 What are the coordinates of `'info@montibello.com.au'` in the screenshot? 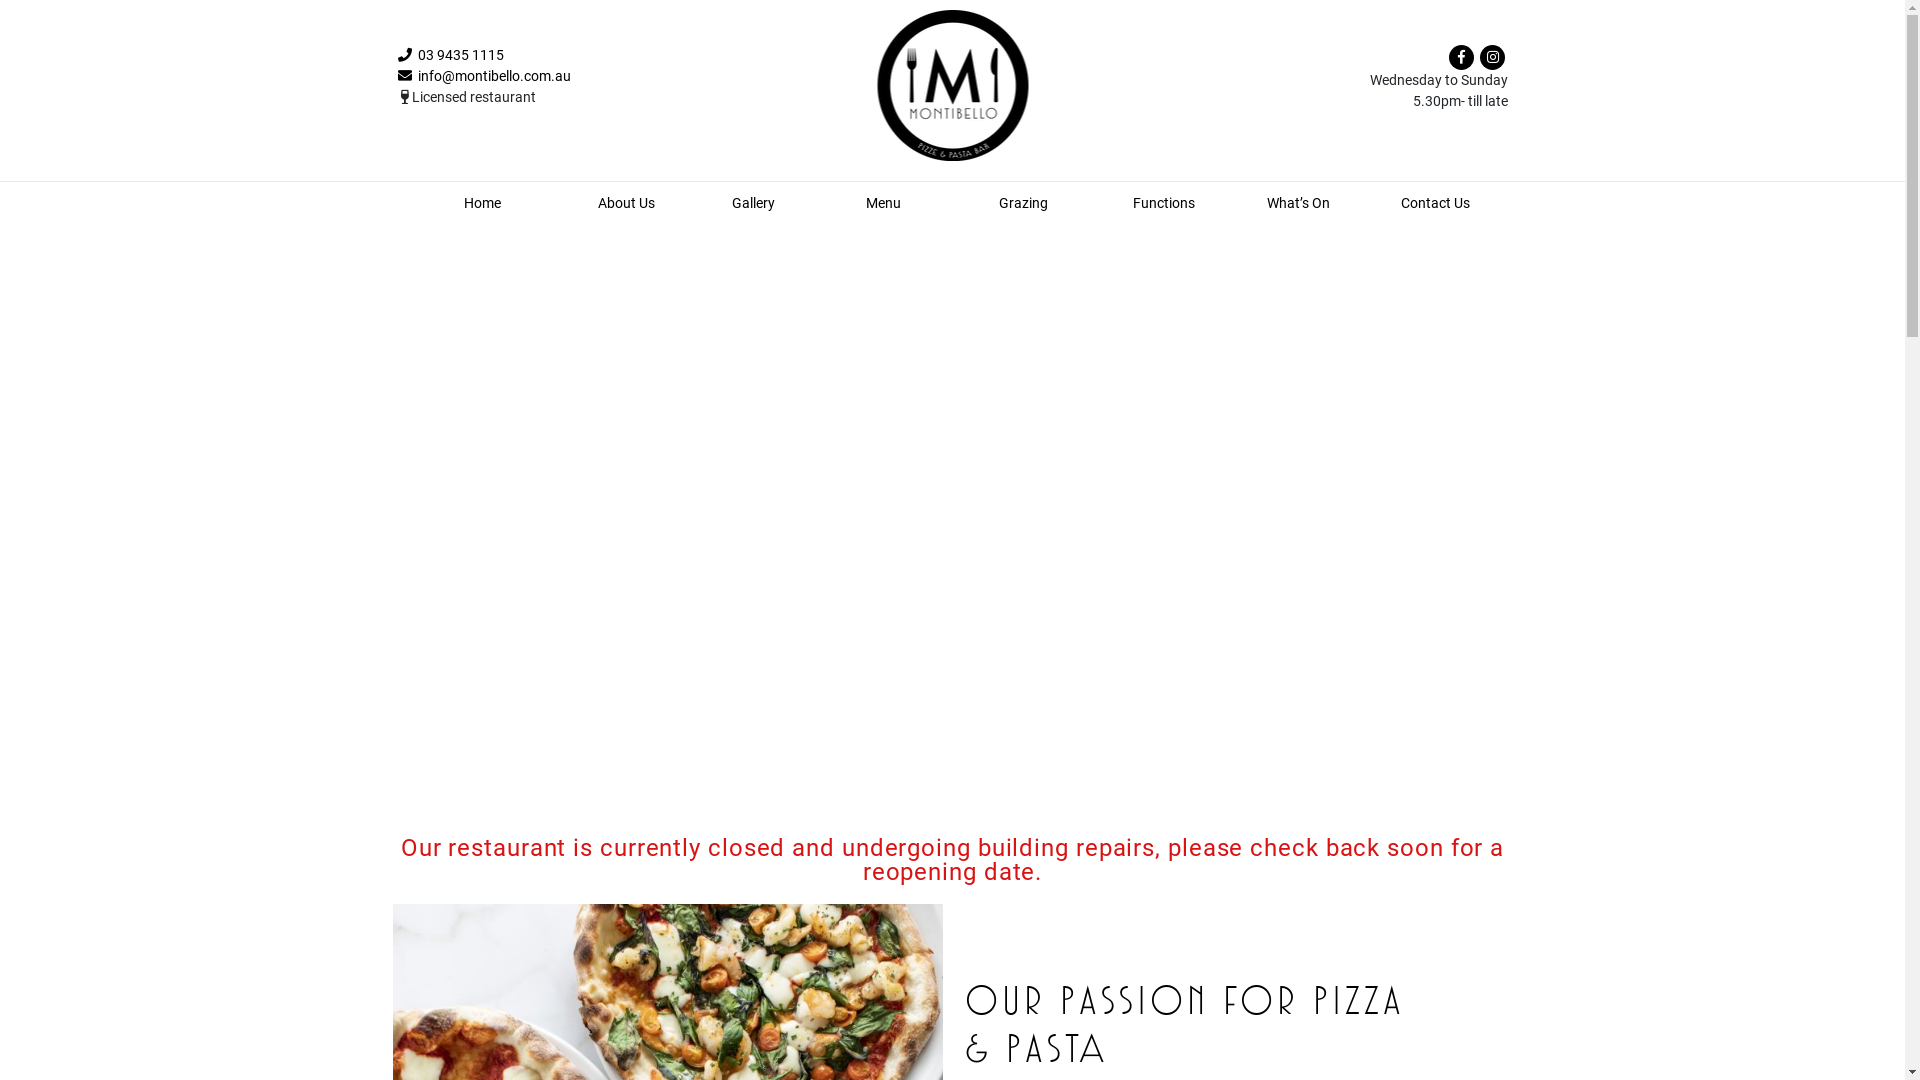 It's located at (398, 75).